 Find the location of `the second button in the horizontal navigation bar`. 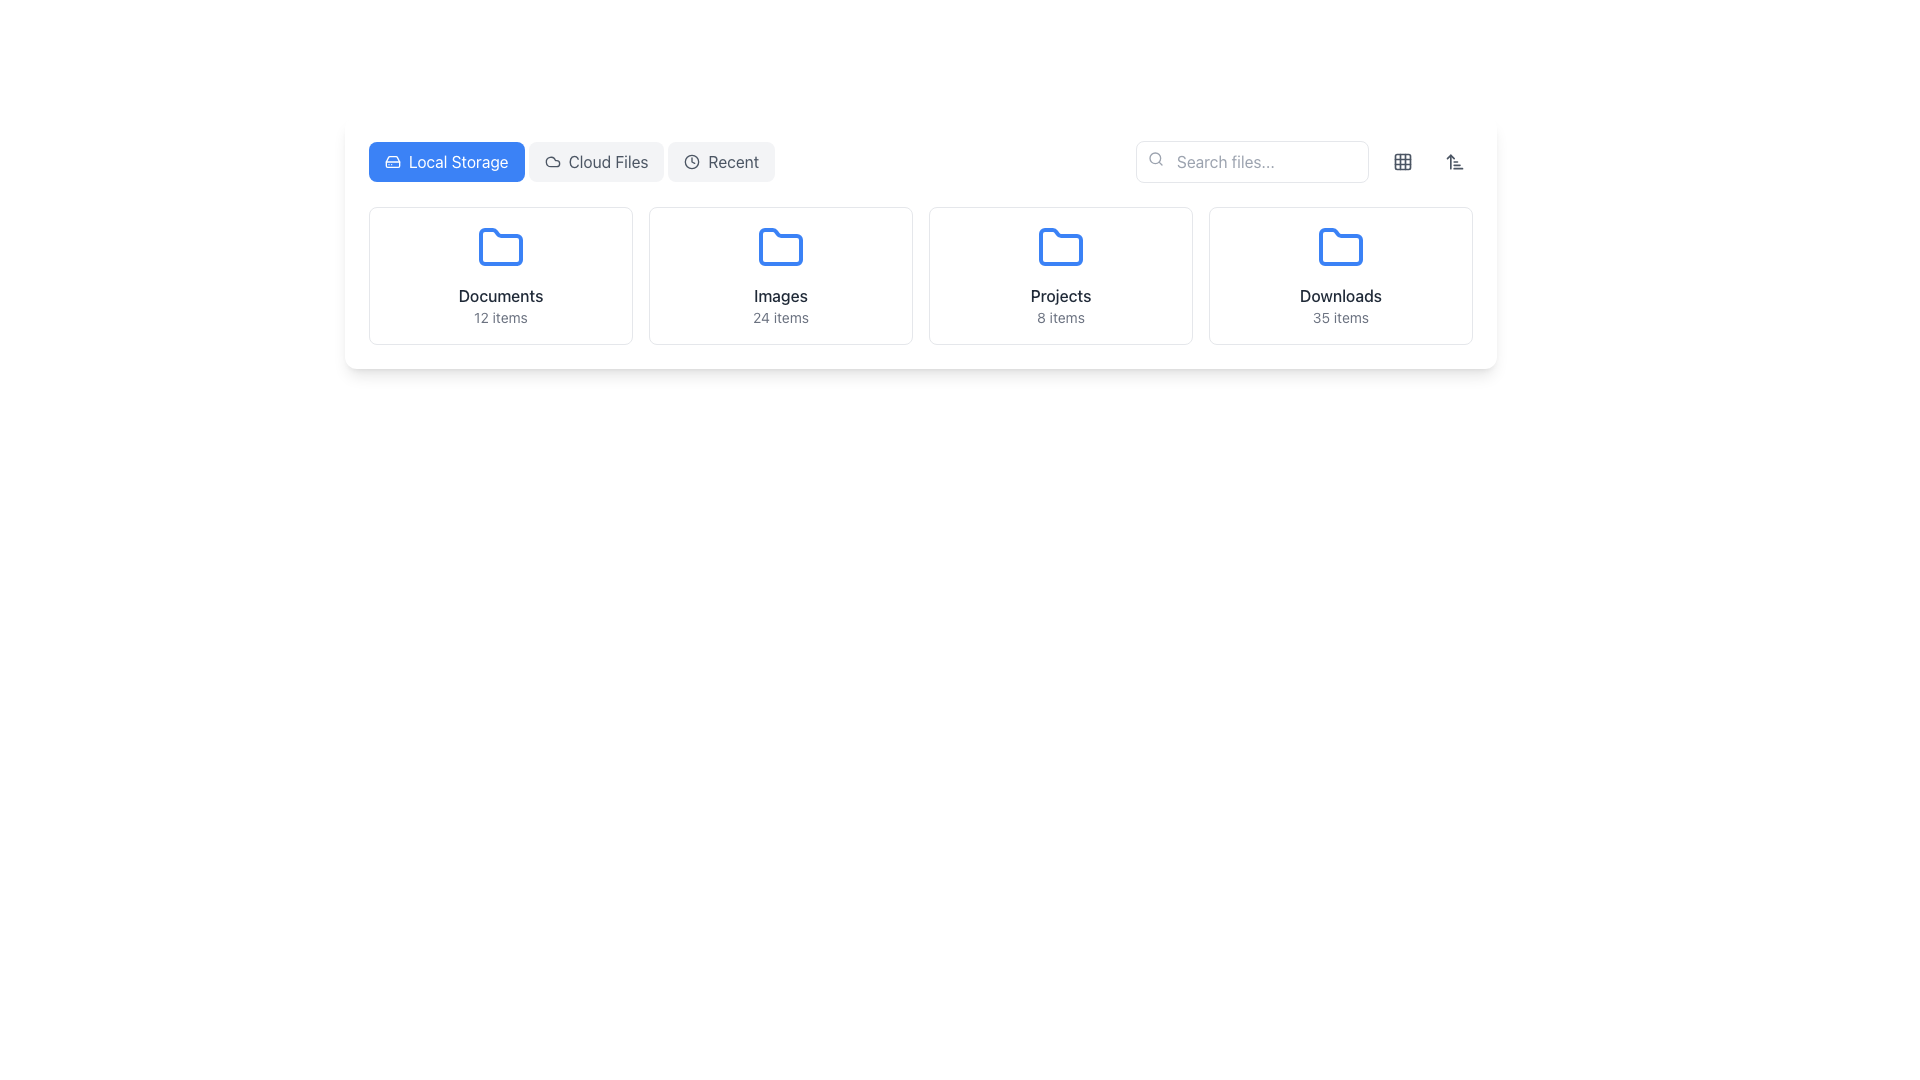

the second button in the horizontal navigation bar is located at coordinates (594, 161).